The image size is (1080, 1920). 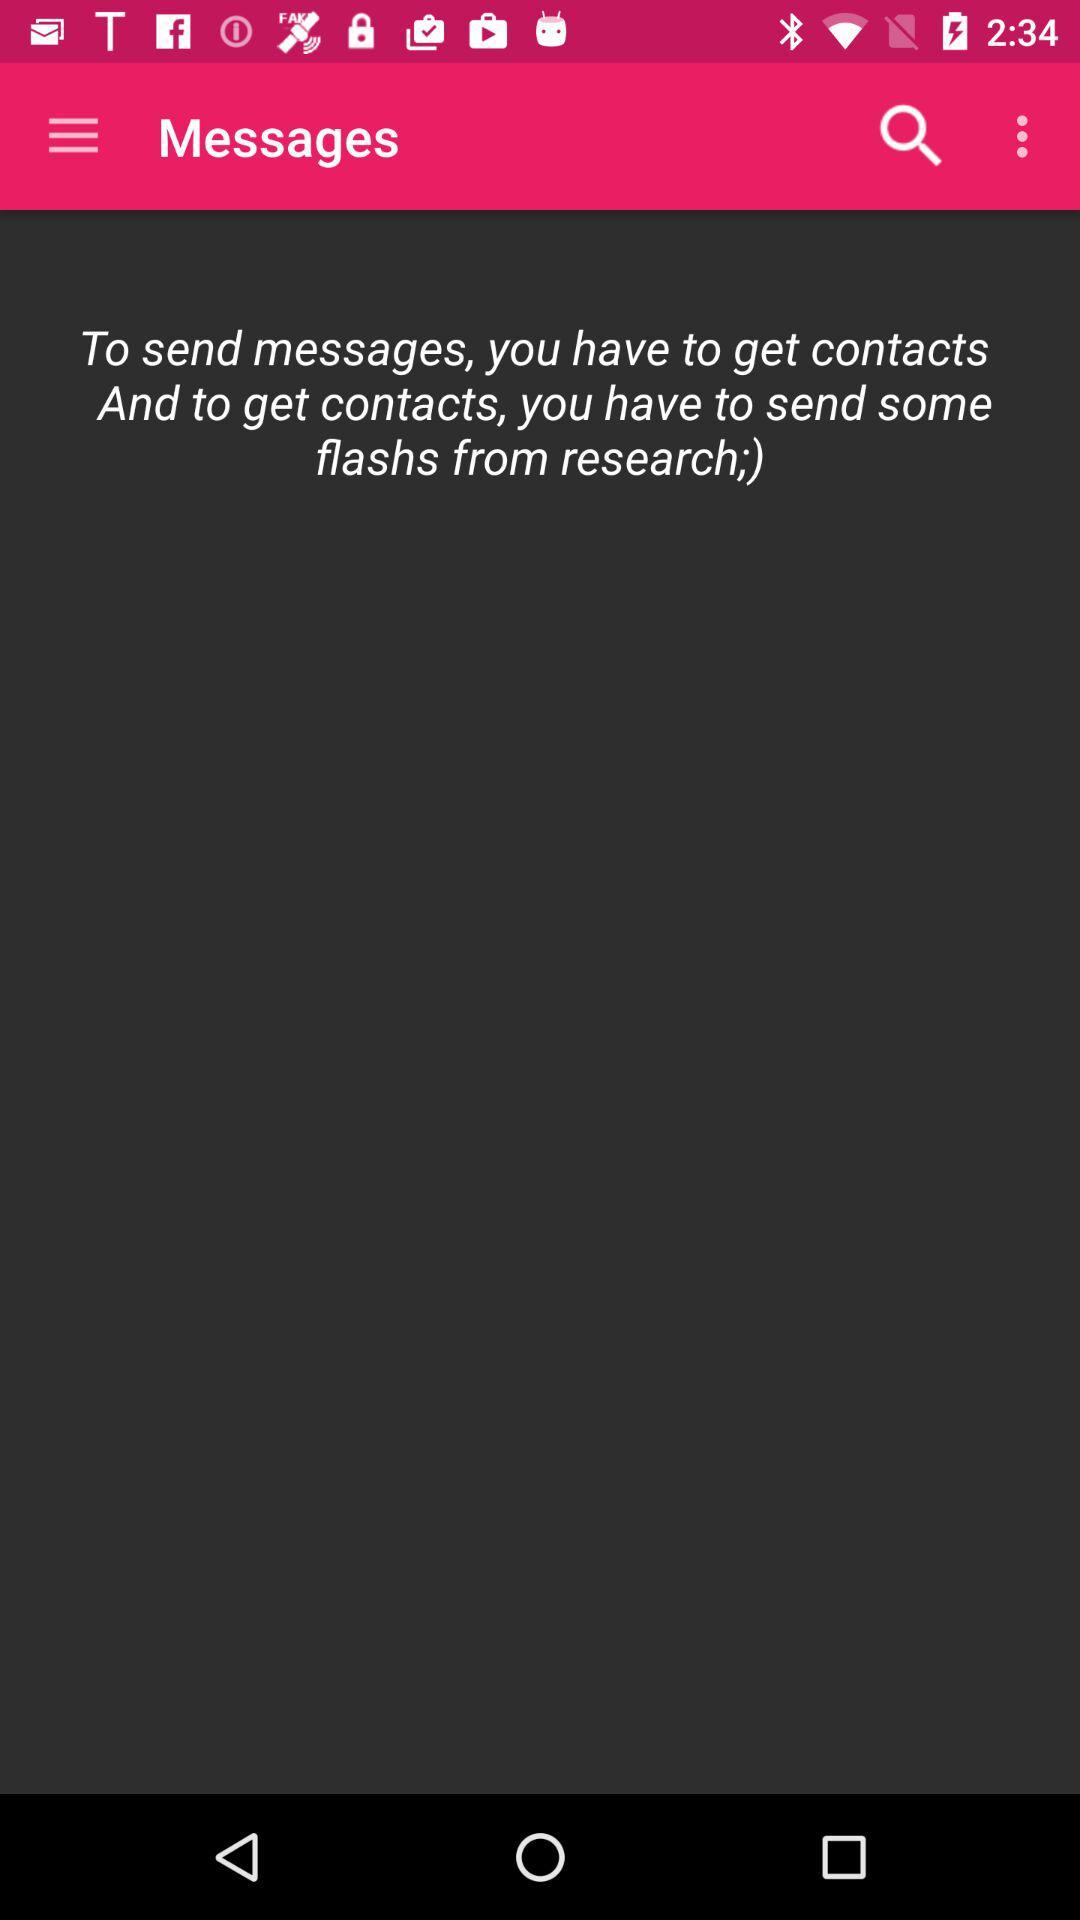 I want to click on app to the left of messages app, so click(x=72, y=135).